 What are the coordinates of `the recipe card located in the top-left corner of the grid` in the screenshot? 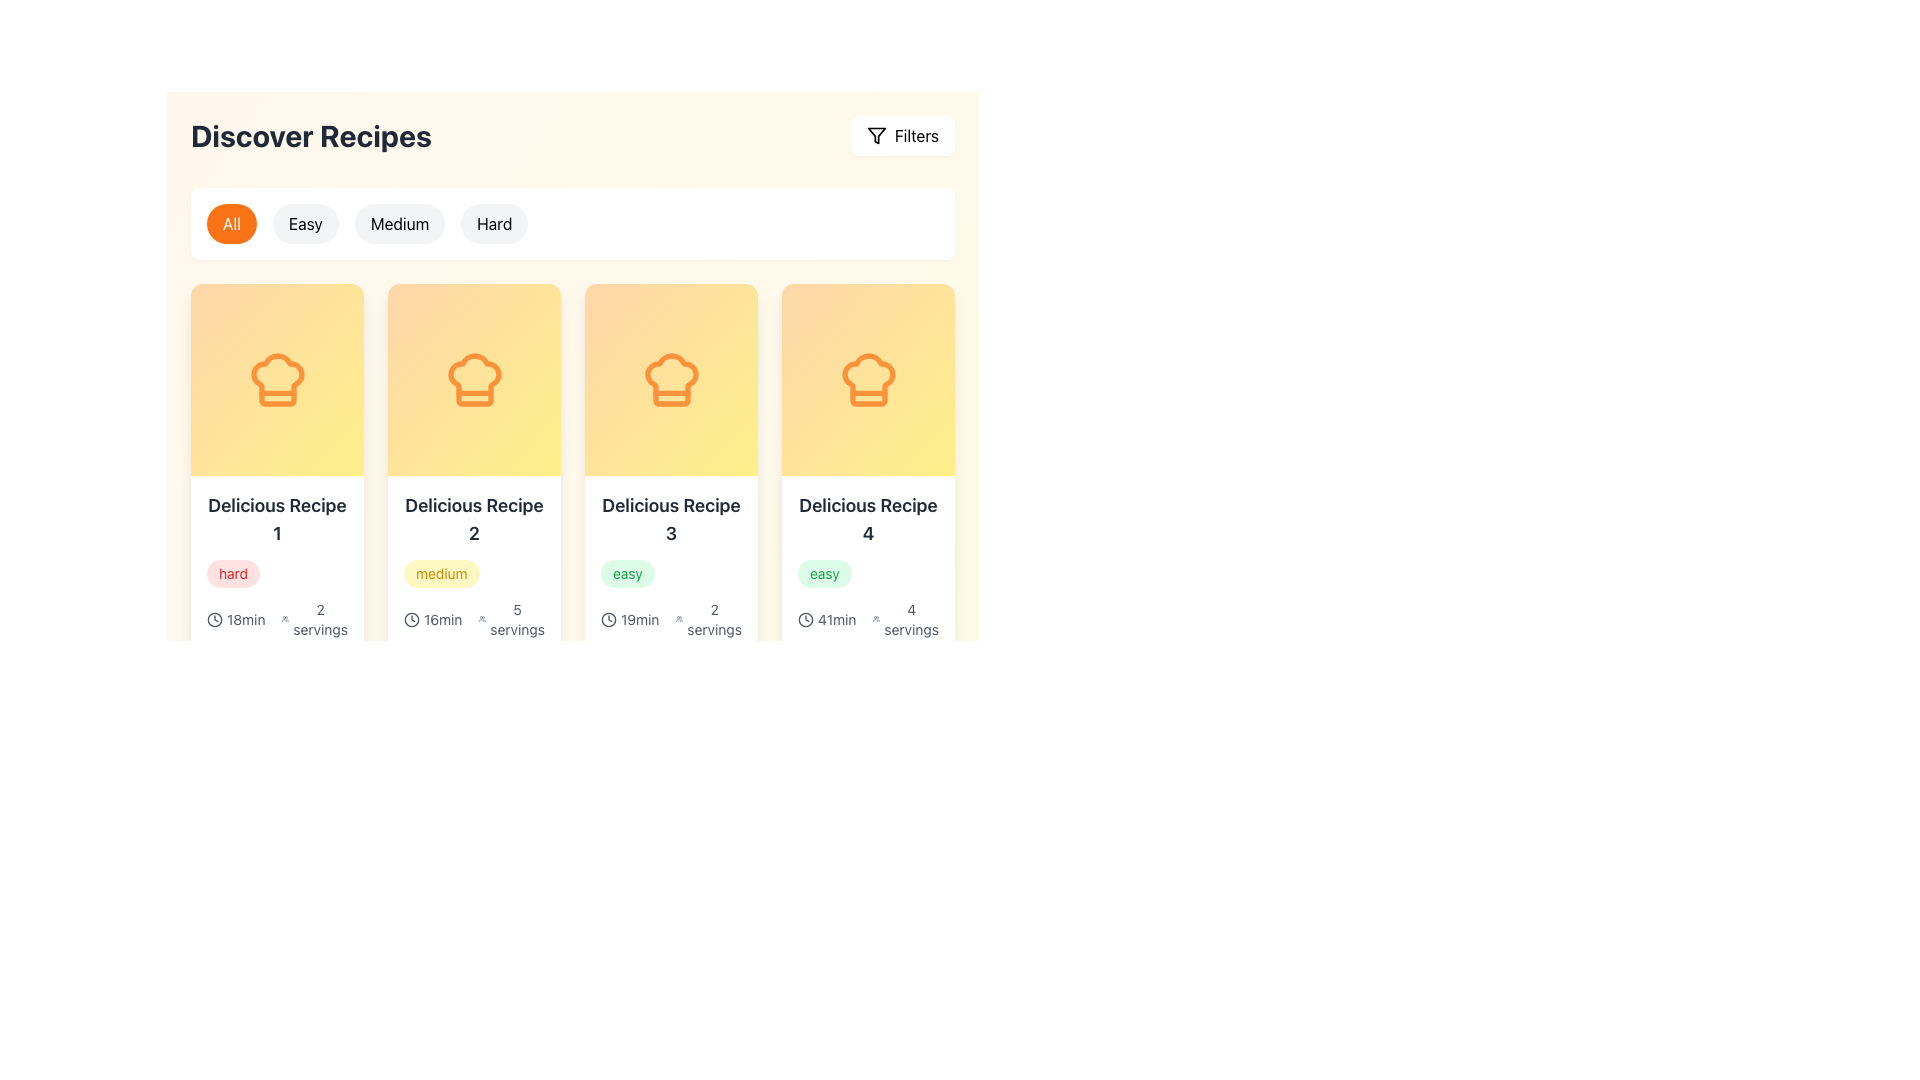 It's located at (276, 493).